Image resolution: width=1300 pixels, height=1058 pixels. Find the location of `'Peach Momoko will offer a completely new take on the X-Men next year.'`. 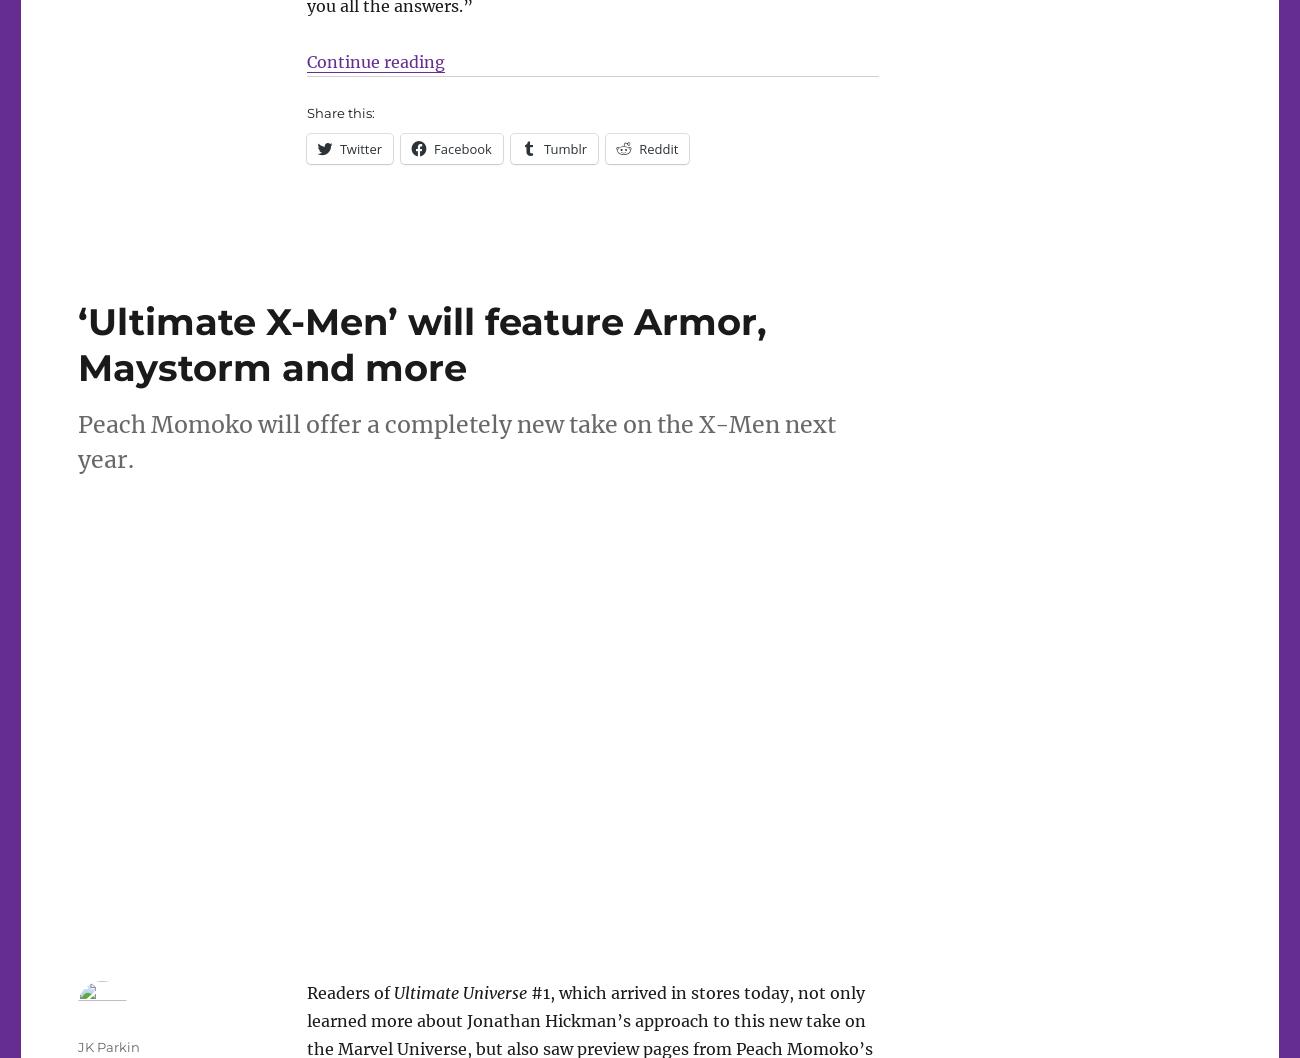

'Peach Momoko will offer a completely new take on the X-Men next year.' is located at coordinates (455, 440).